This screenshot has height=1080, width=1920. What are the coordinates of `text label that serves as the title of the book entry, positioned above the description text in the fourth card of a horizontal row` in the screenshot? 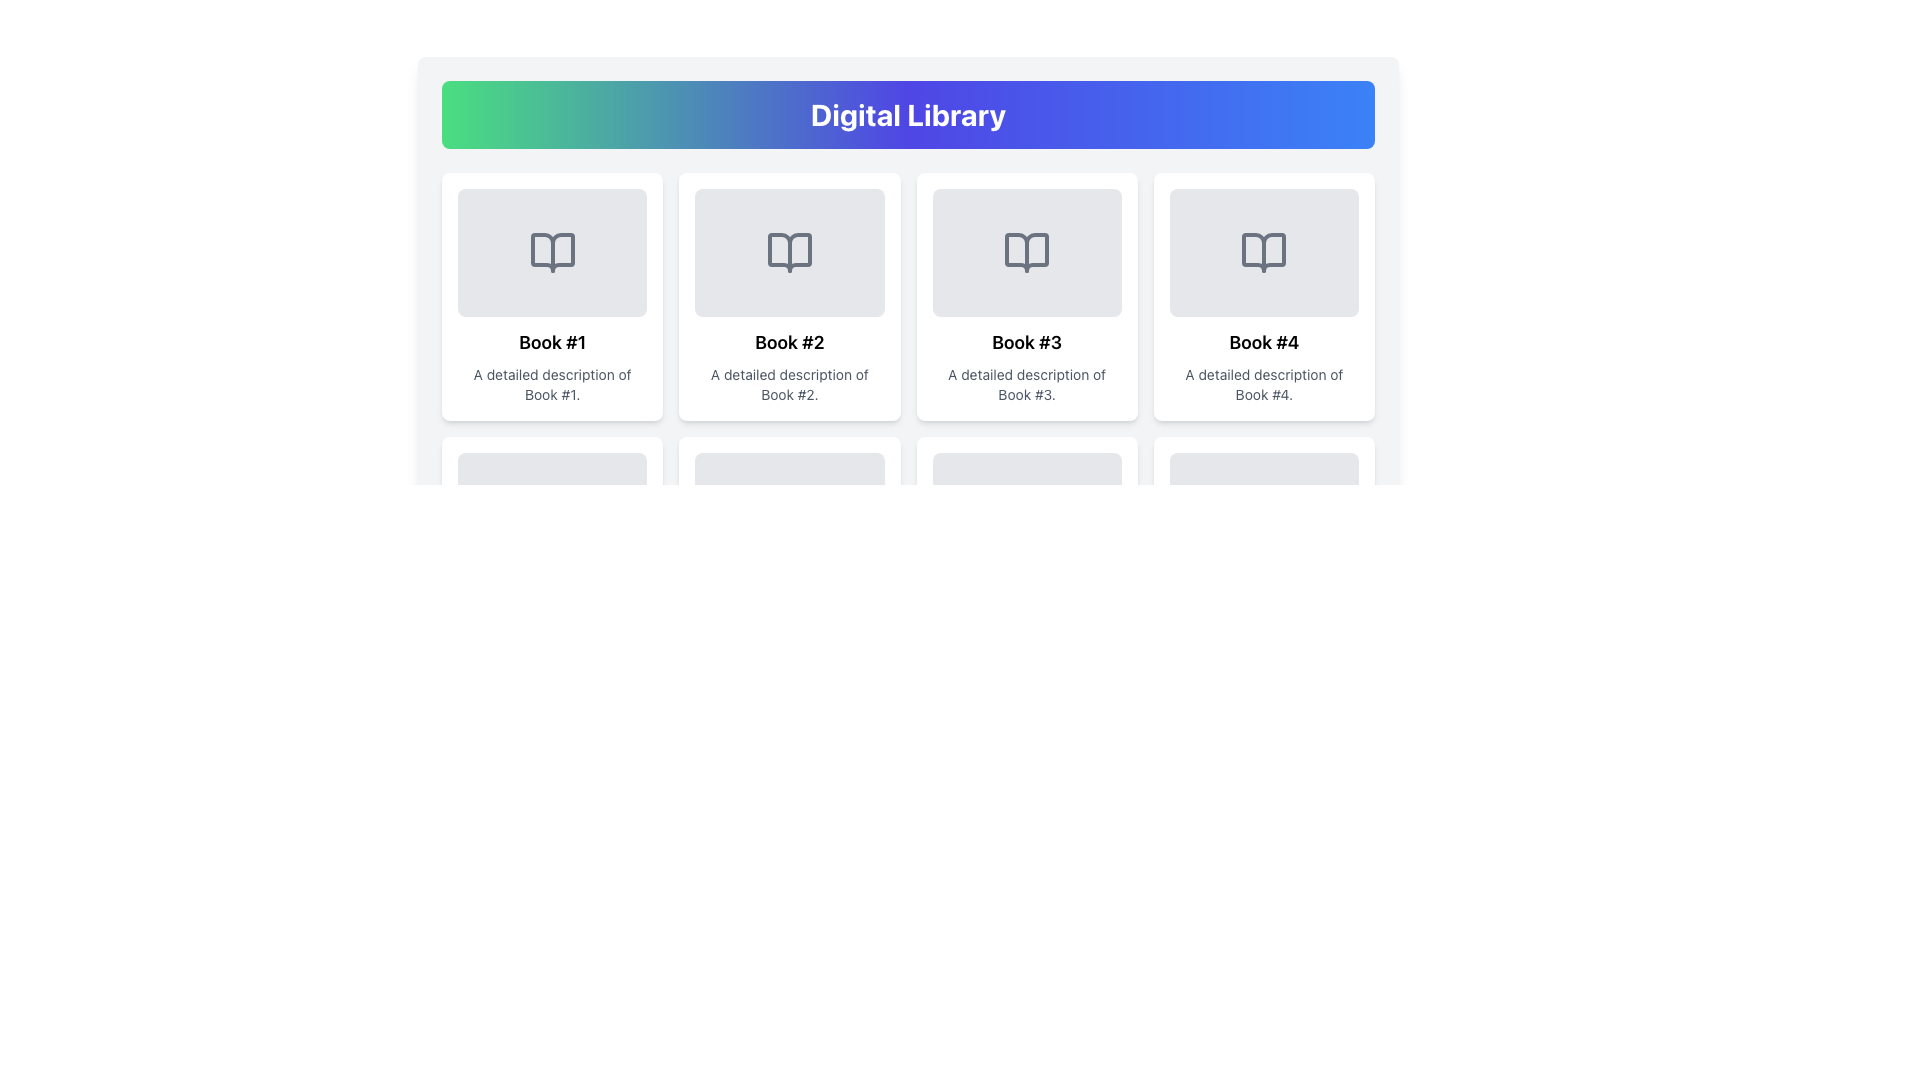 It's located at (1263, 342).